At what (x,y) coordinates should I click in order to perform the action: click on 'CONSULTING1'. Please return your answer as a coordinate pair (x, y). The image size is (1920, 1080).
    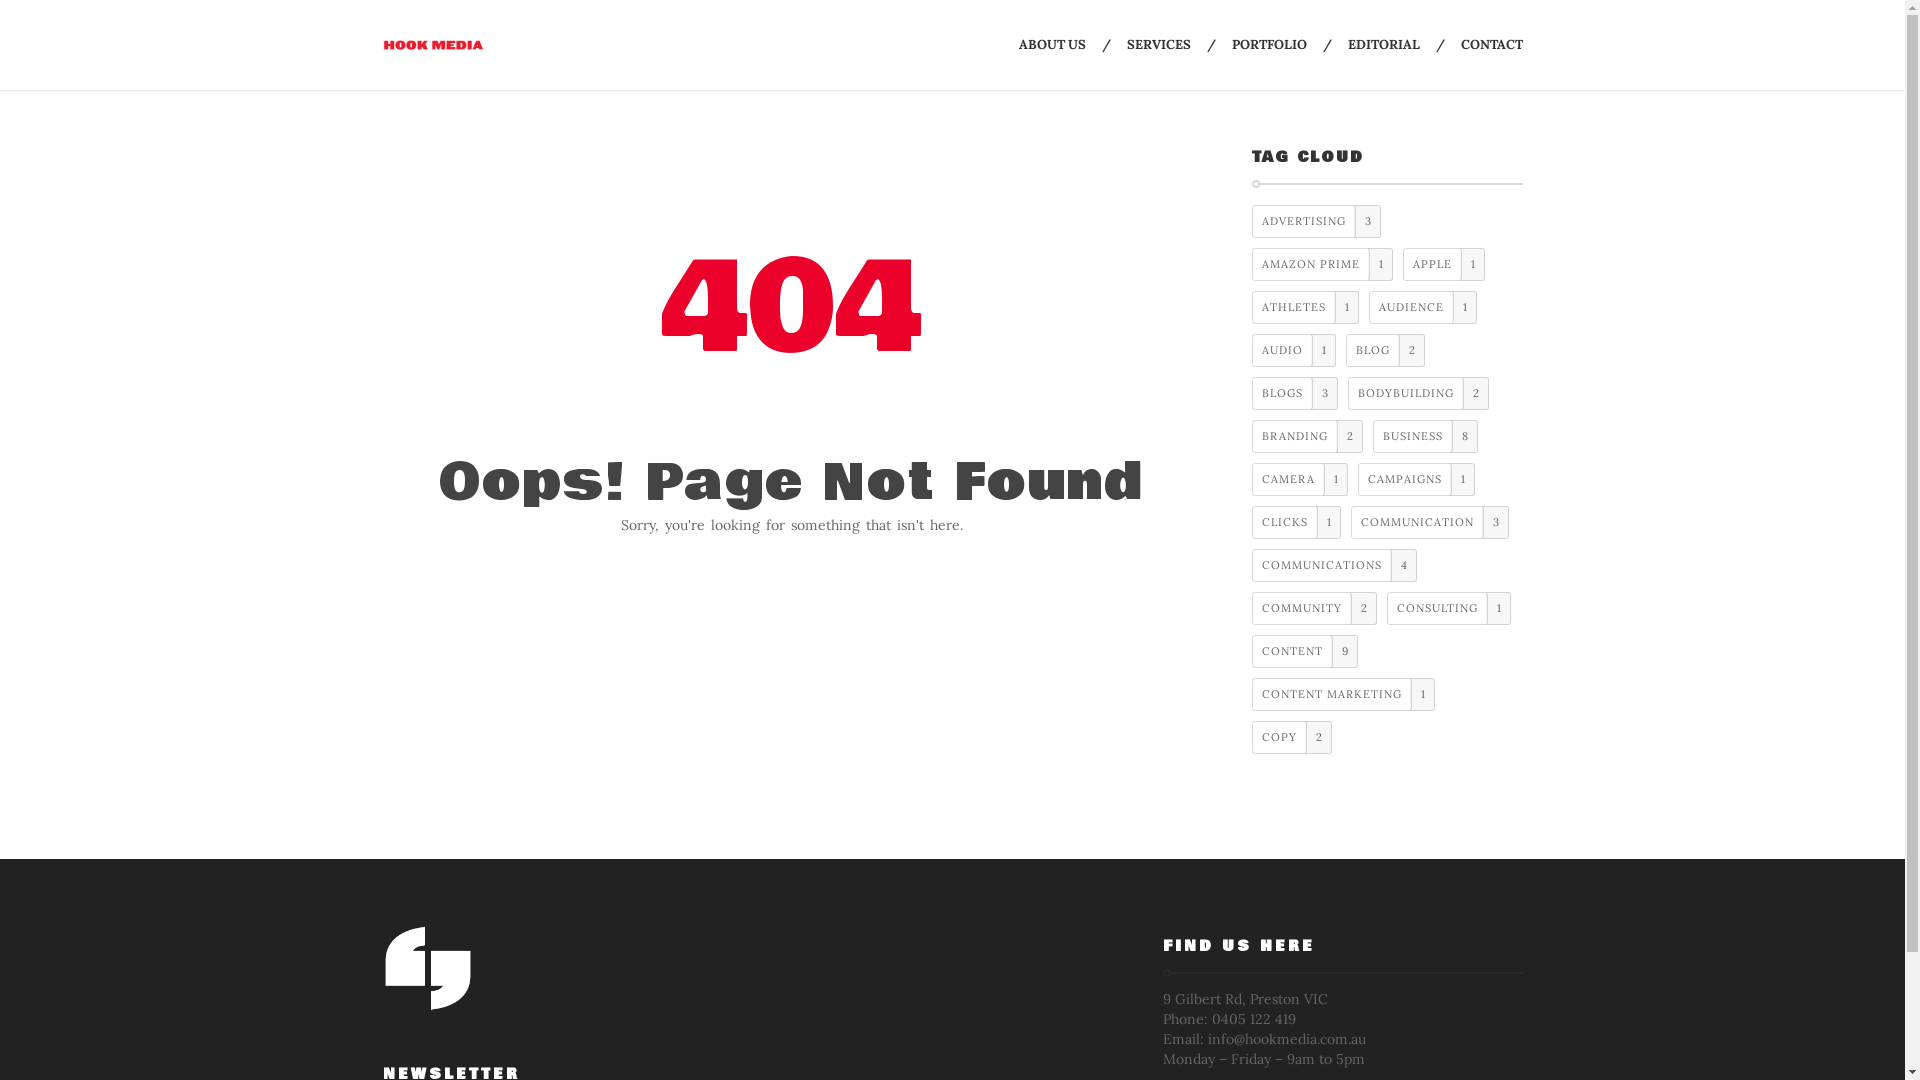
    Looking at the image, I should click on (1449, 607).